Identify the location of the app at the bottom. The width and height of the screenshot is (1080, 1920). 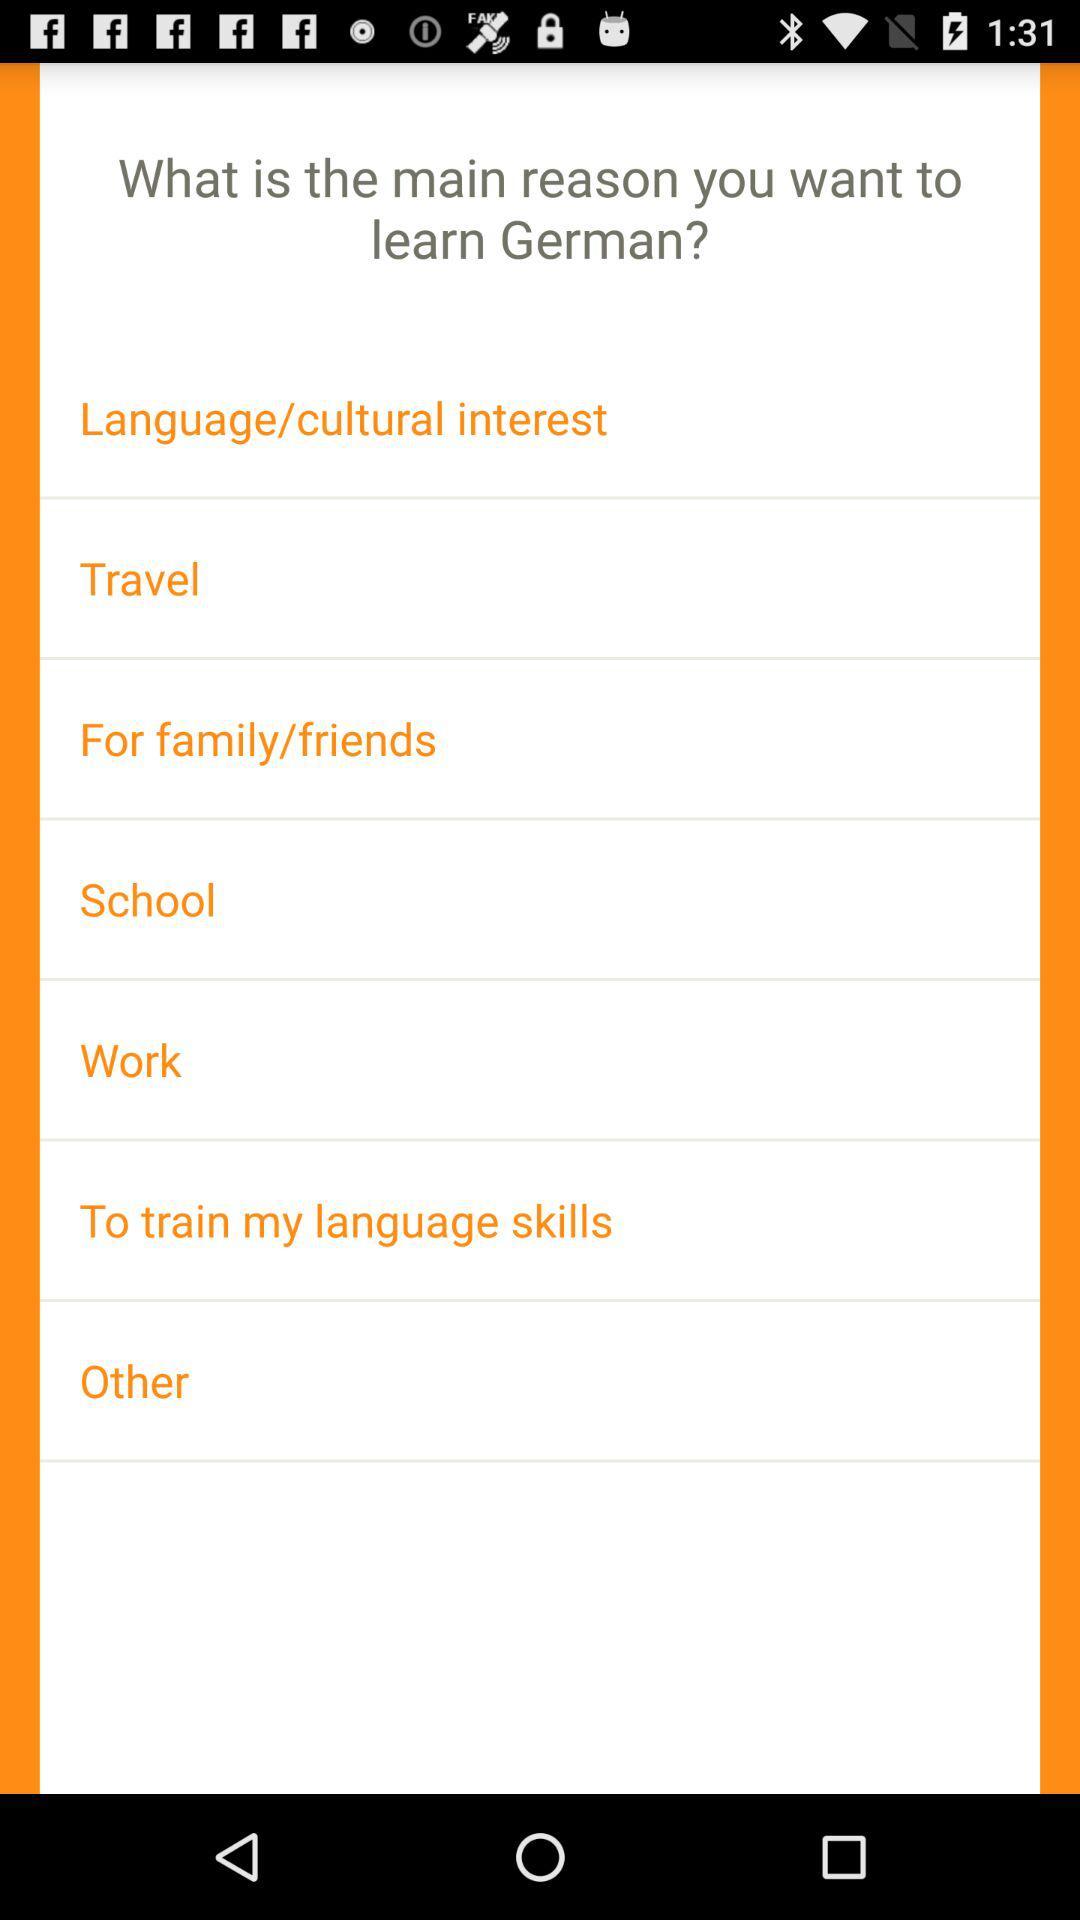
(540, 1379).